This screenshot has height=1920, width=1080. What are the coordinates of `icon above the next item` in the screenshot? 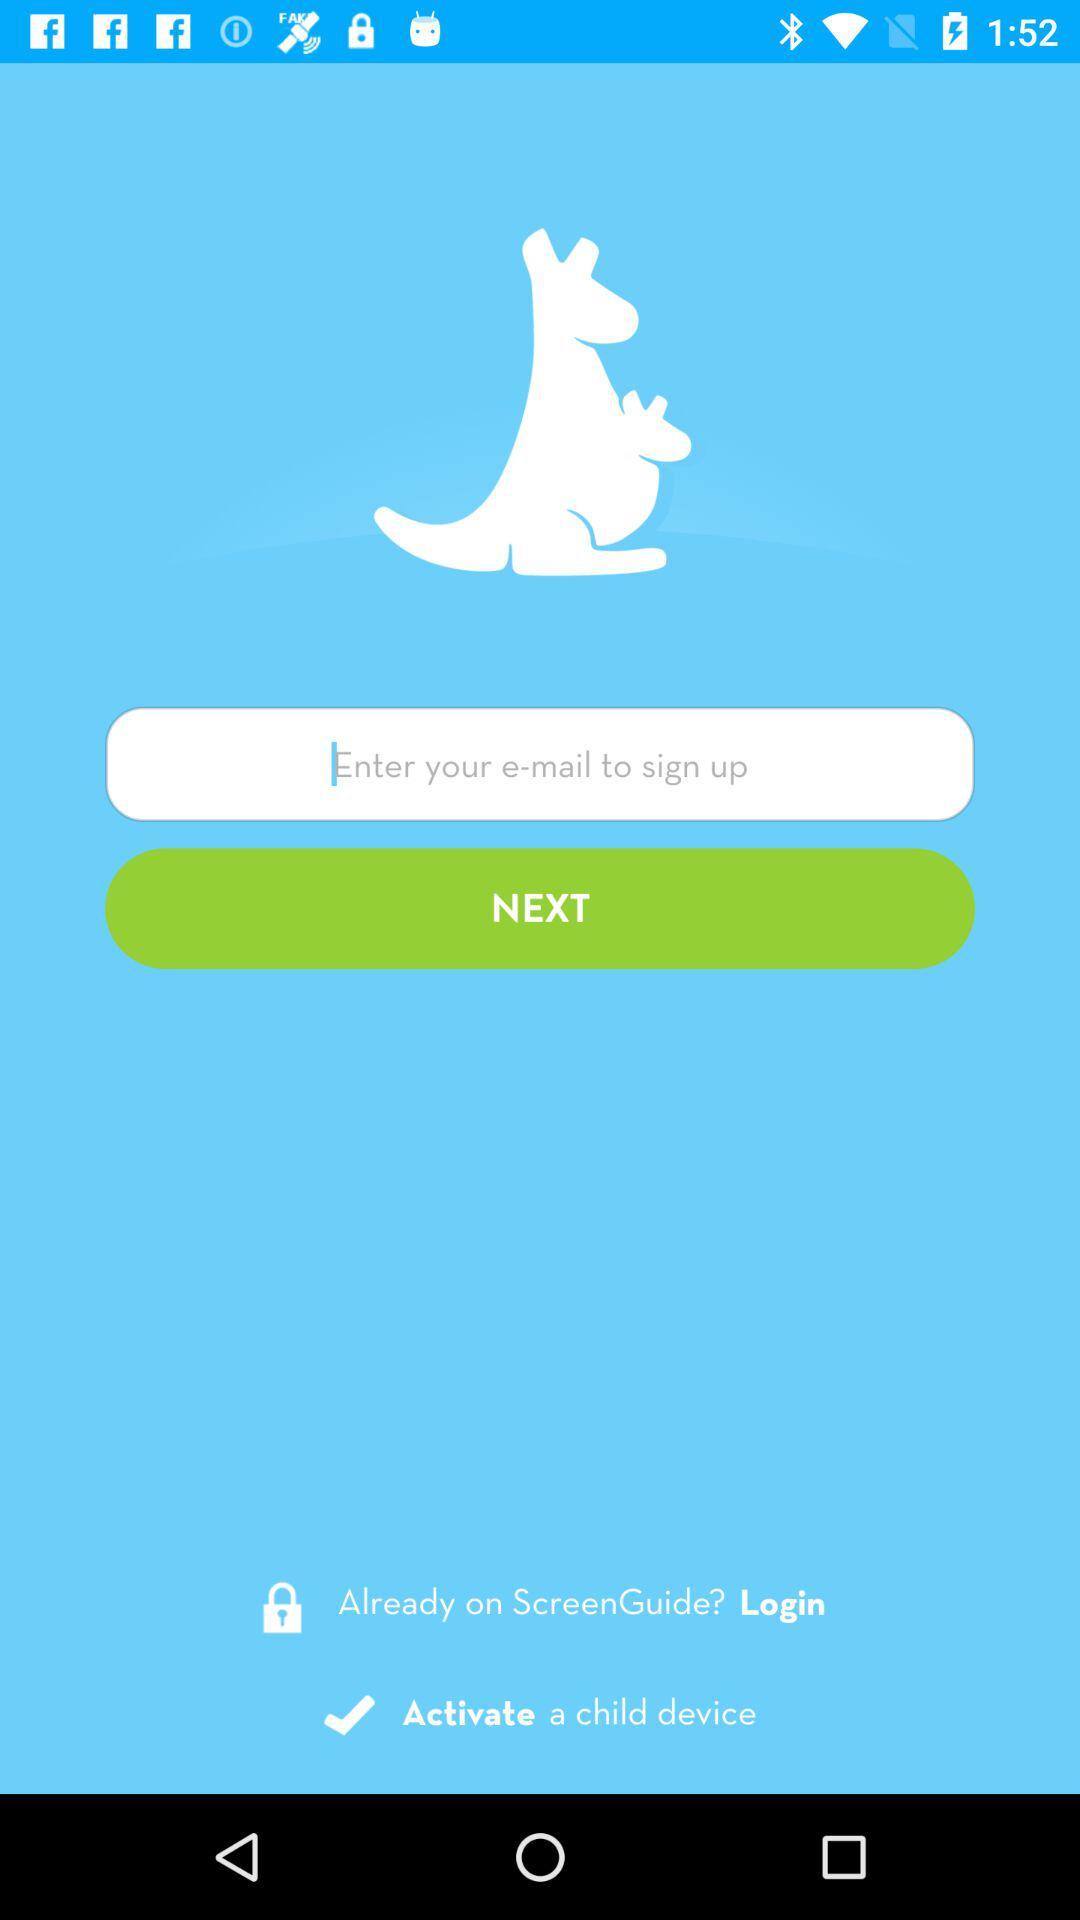 It's located at (540, 763).